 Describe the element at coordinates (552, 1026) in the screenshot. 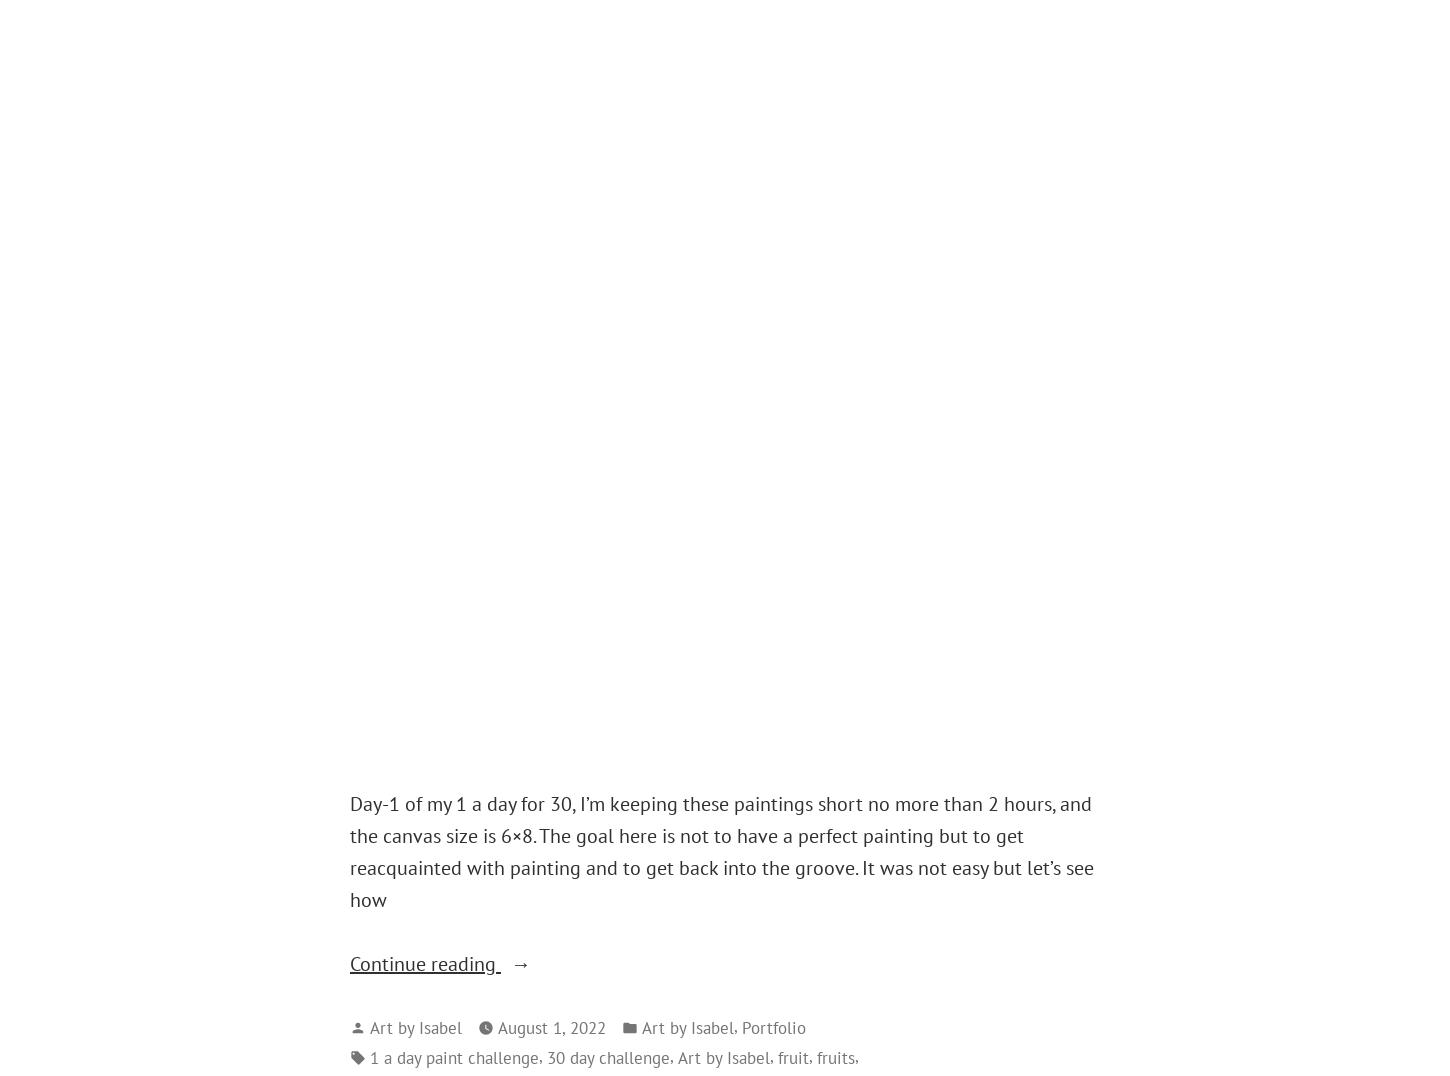

I see `'August 1, 2022'` at that location.